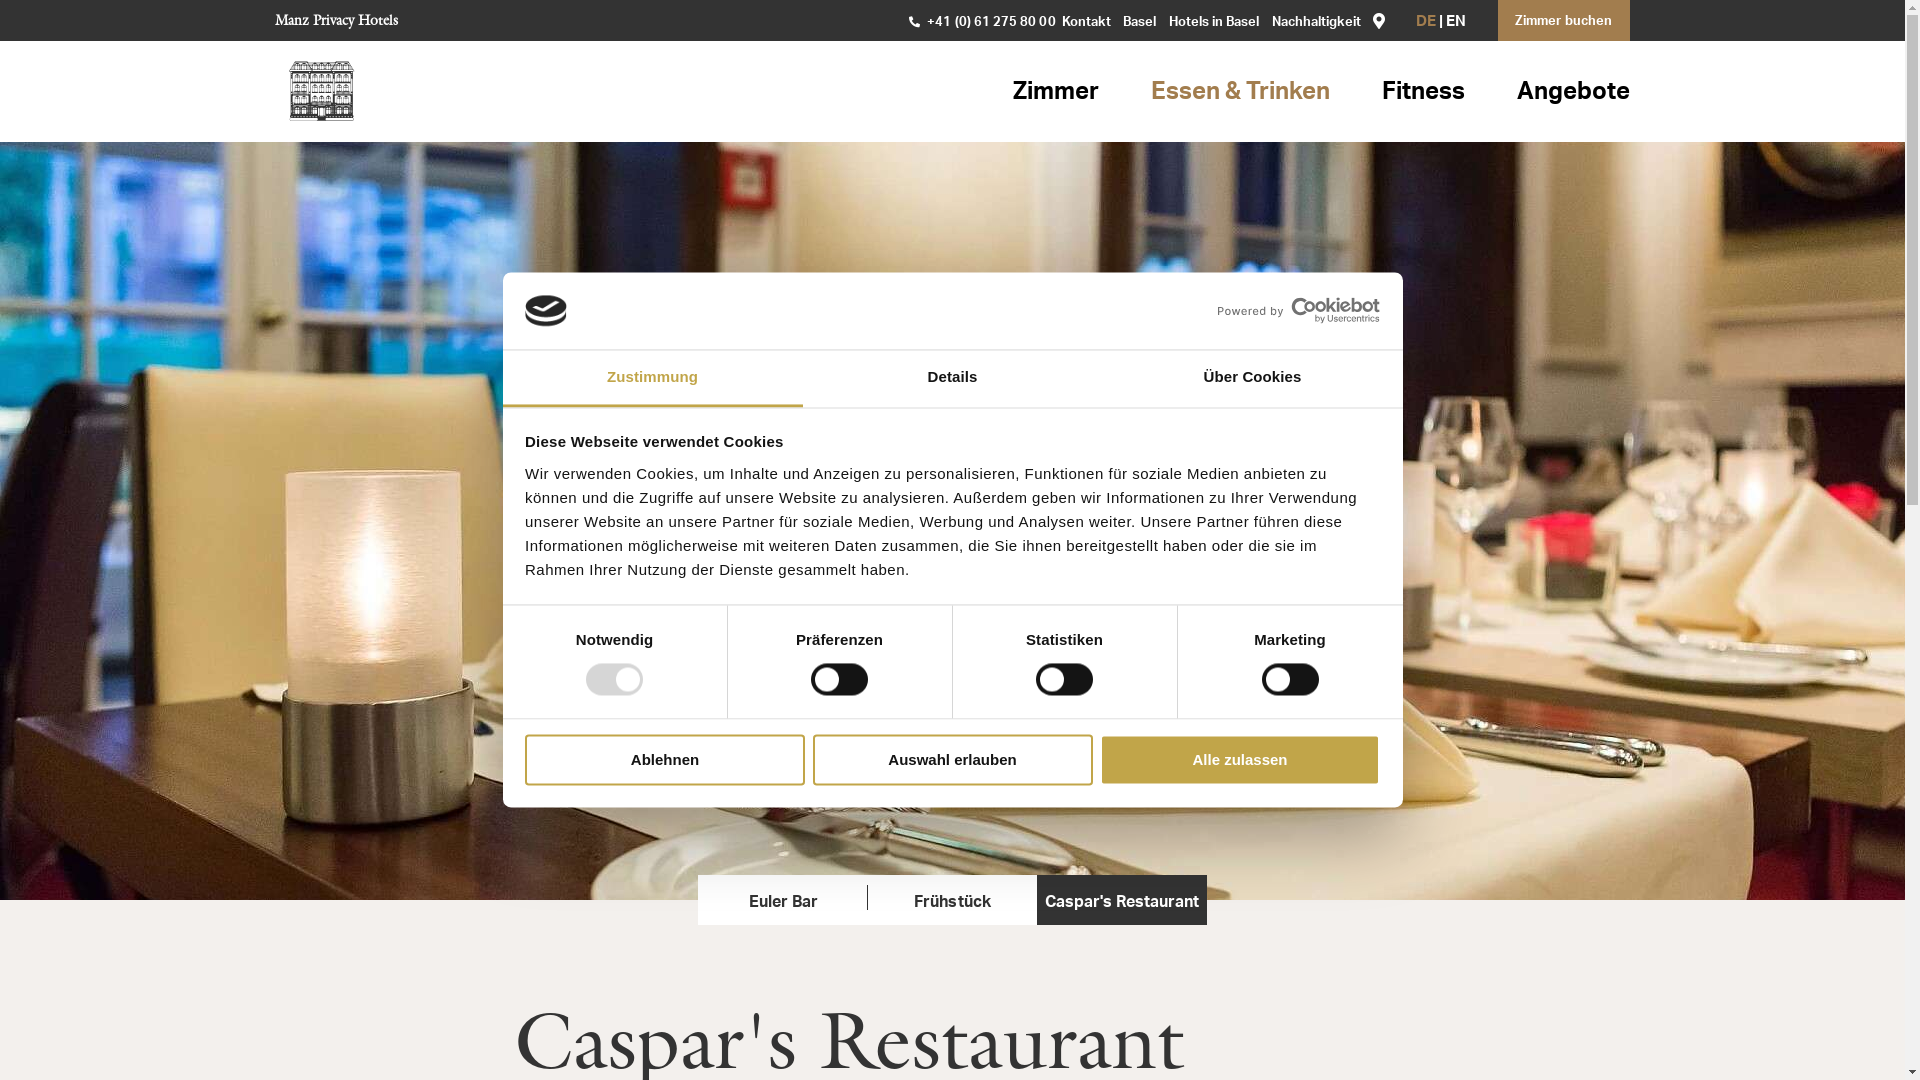 This screenshot has height=1080, width=1920. Describe the element at coordinates (1098, 759) in the screenshot. I see `'Alle zulassen'` at that location.